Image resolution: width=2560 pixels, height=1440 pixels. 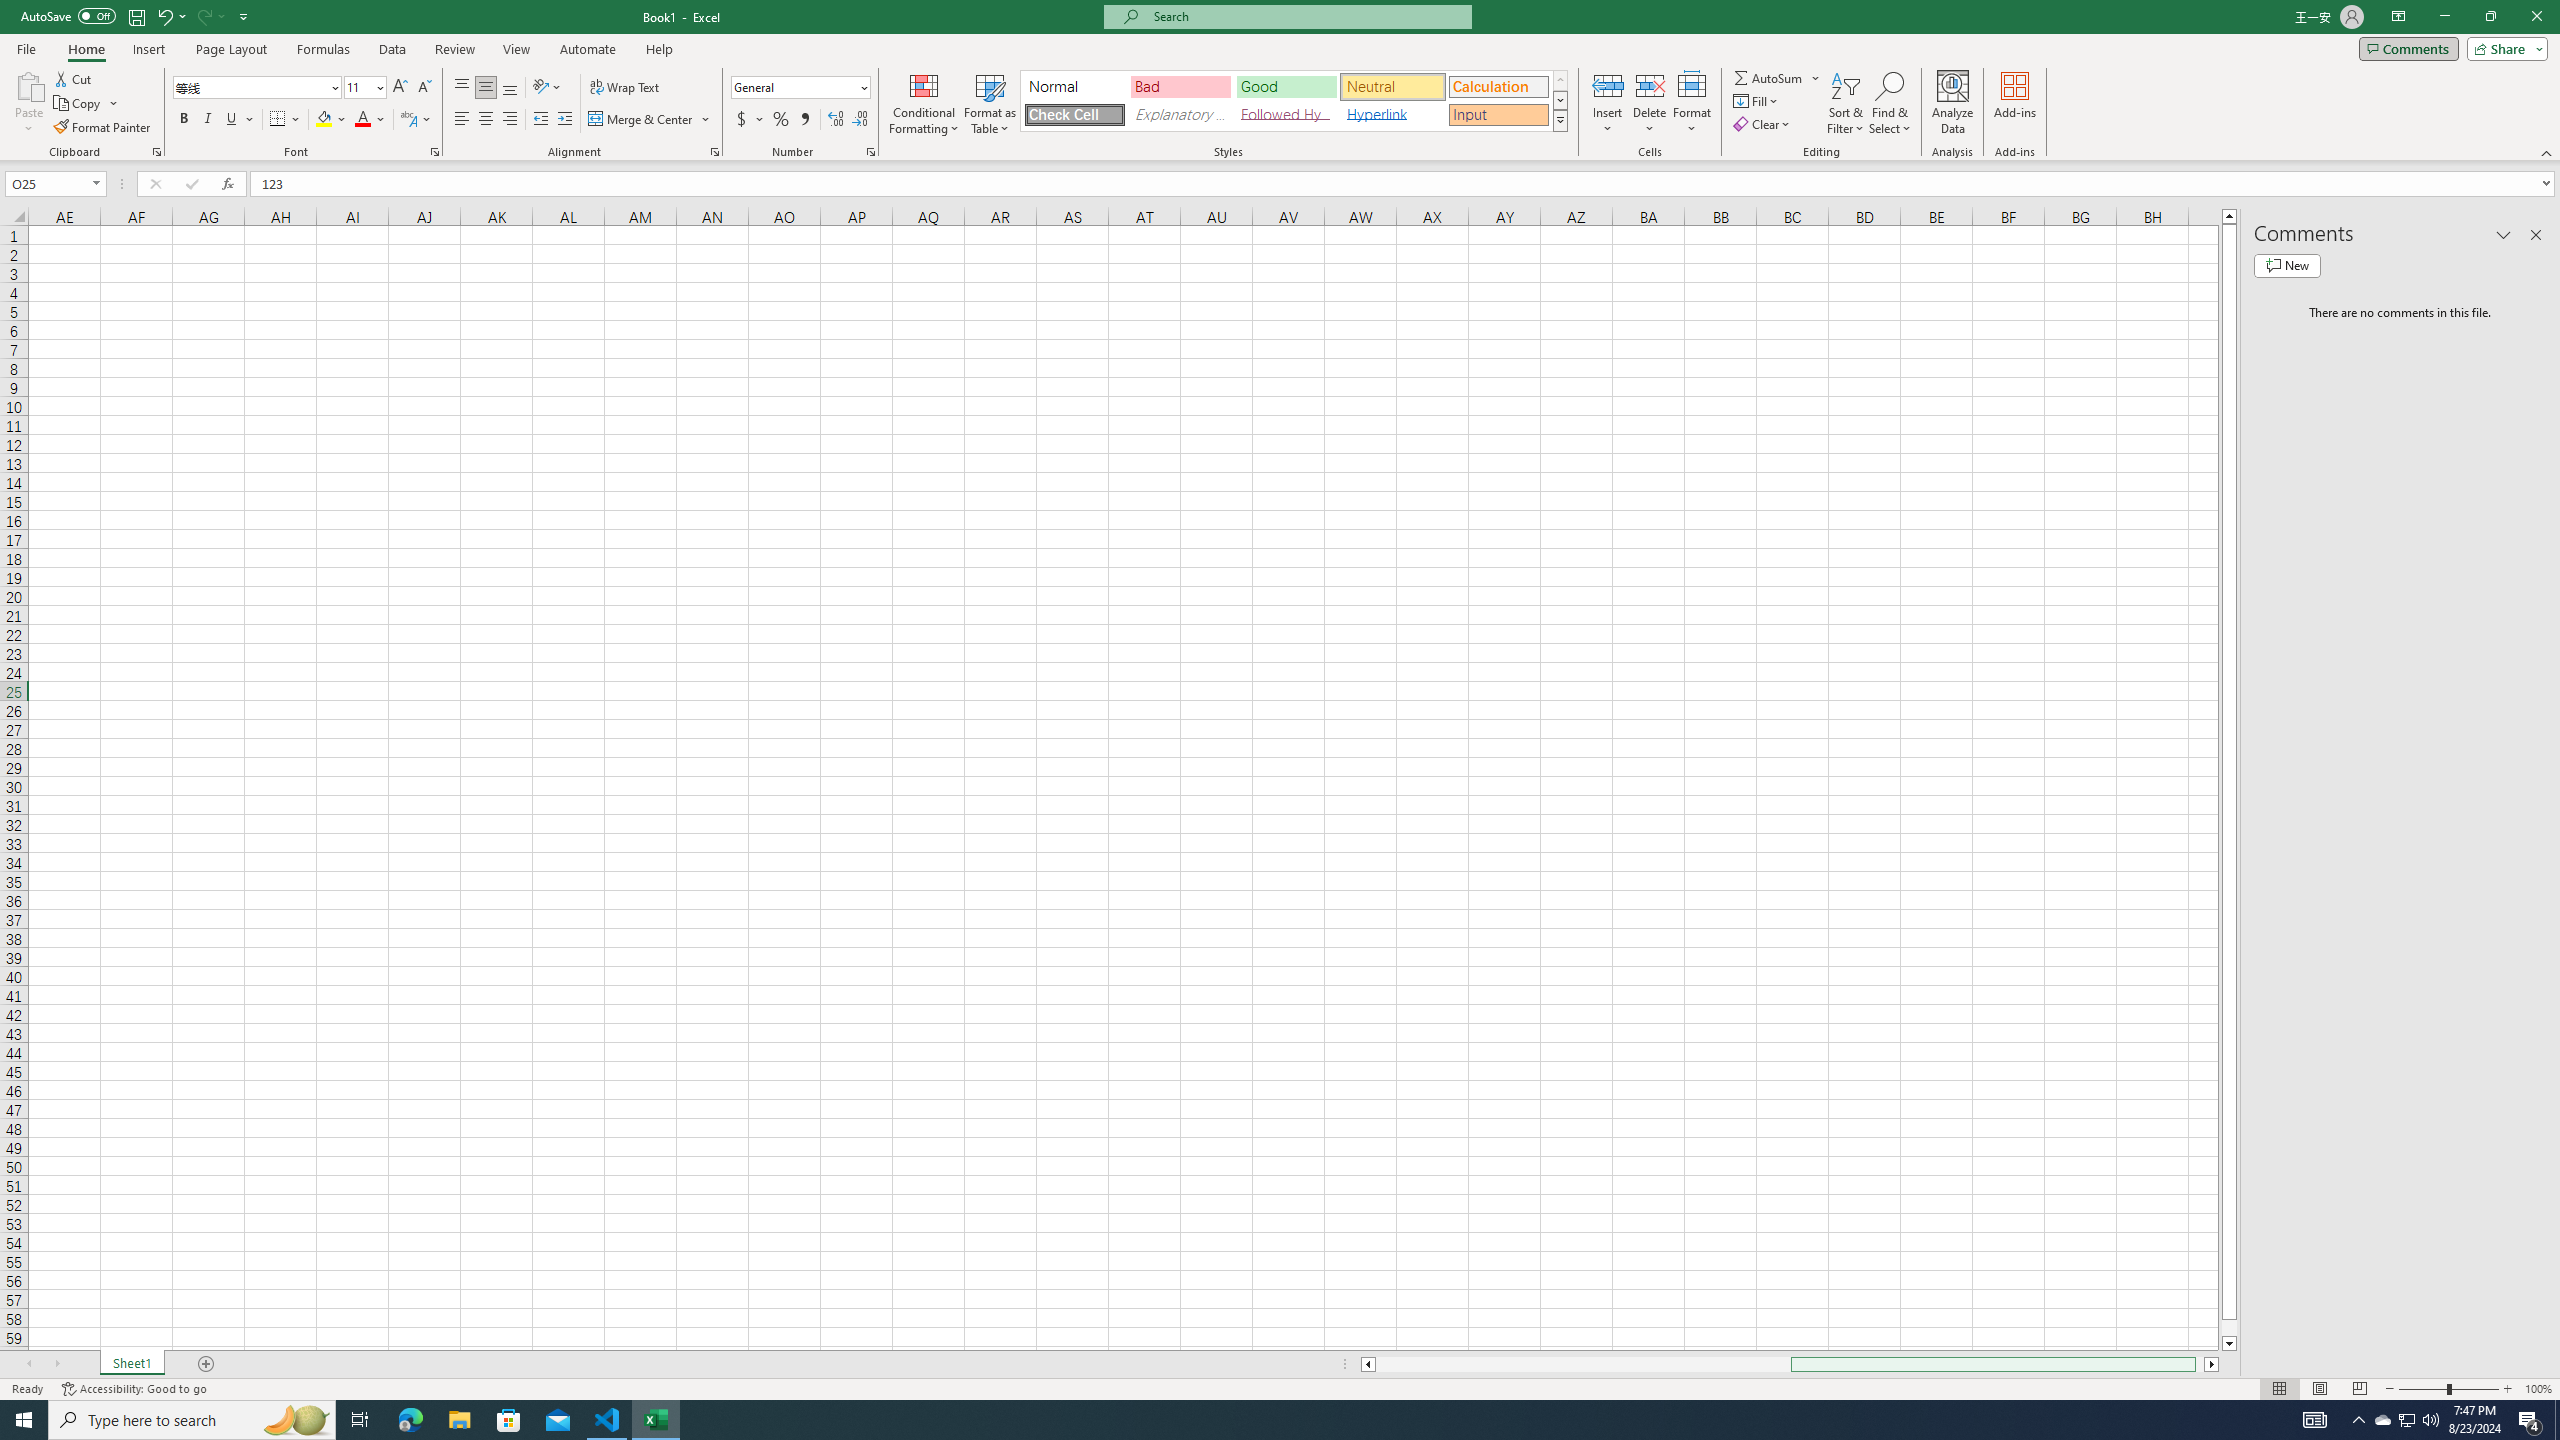 What do you see at coordinates (779, 118) in the screenshot?
I see `'Percent Style'` at bounding box center [779, 118].